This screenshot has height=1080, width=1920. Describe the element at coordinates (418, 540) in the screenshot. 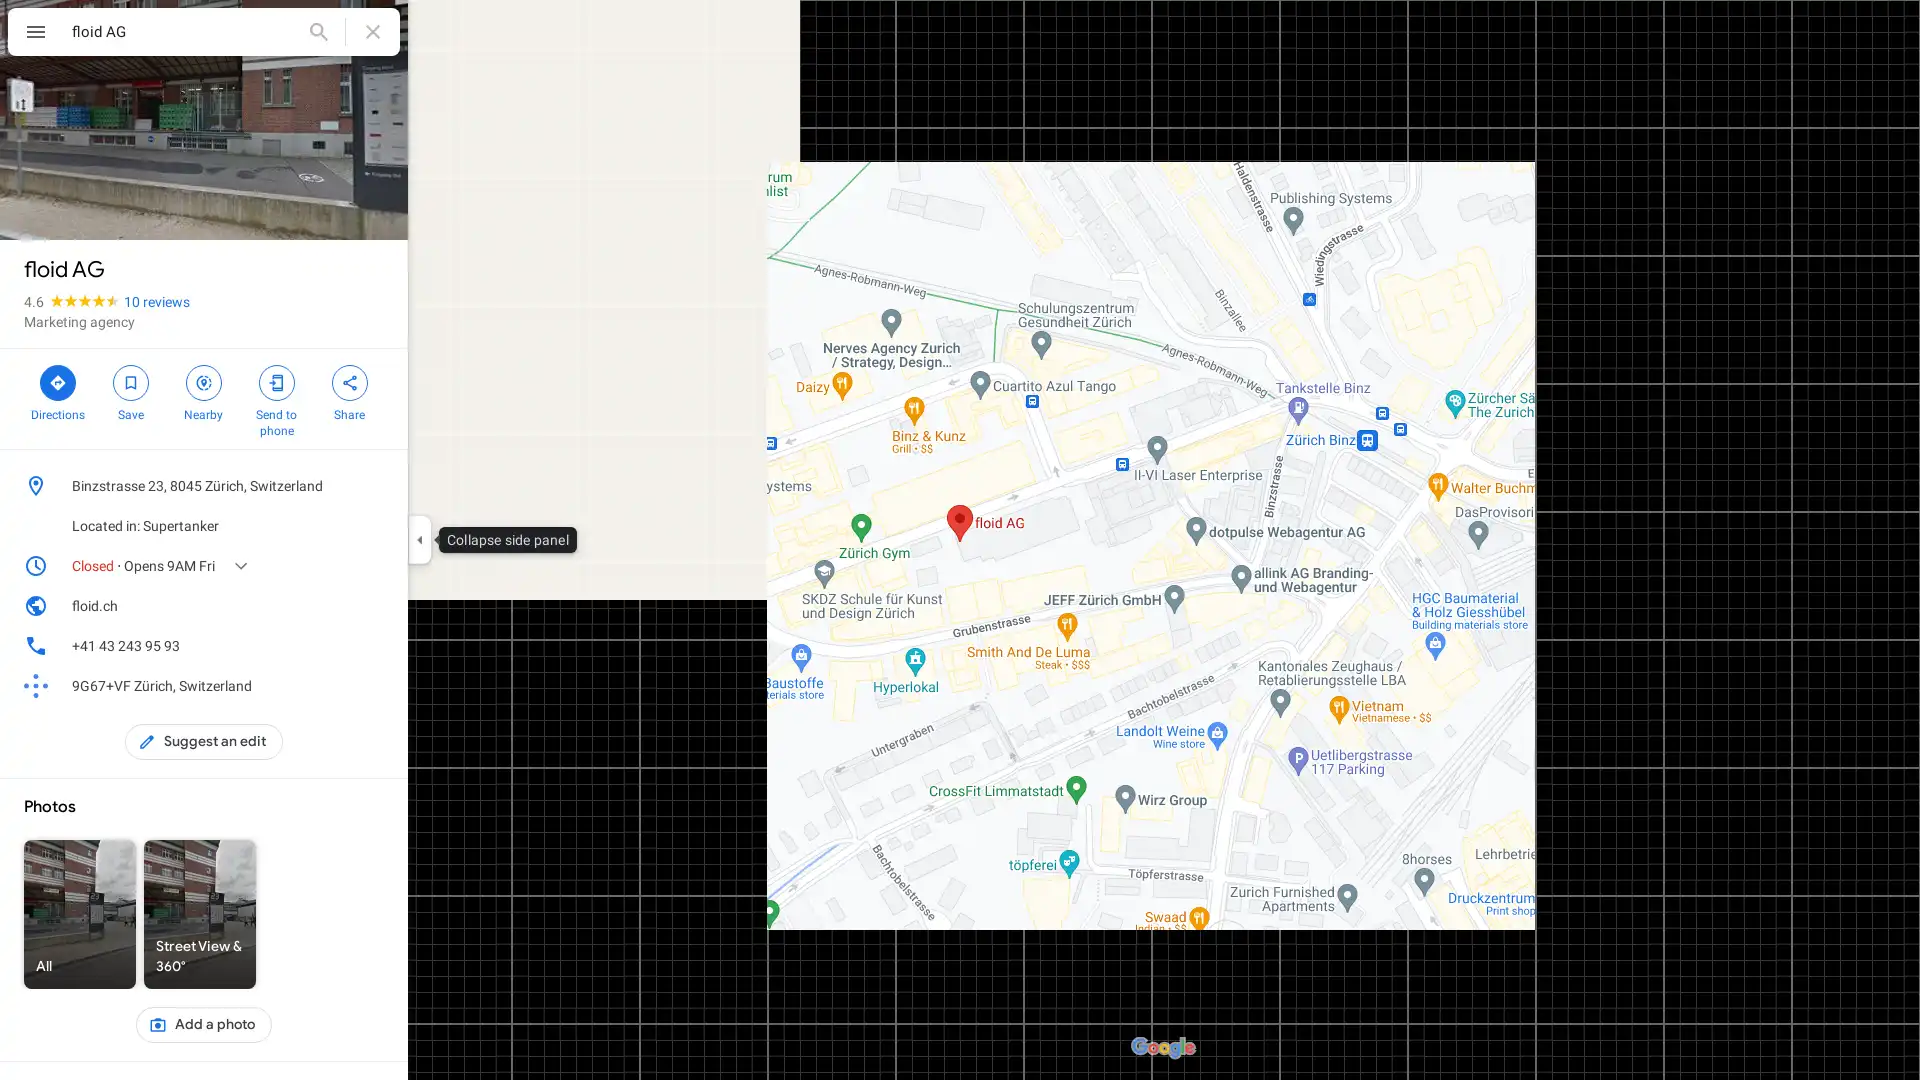

I see `Collapse side panel` at that location.